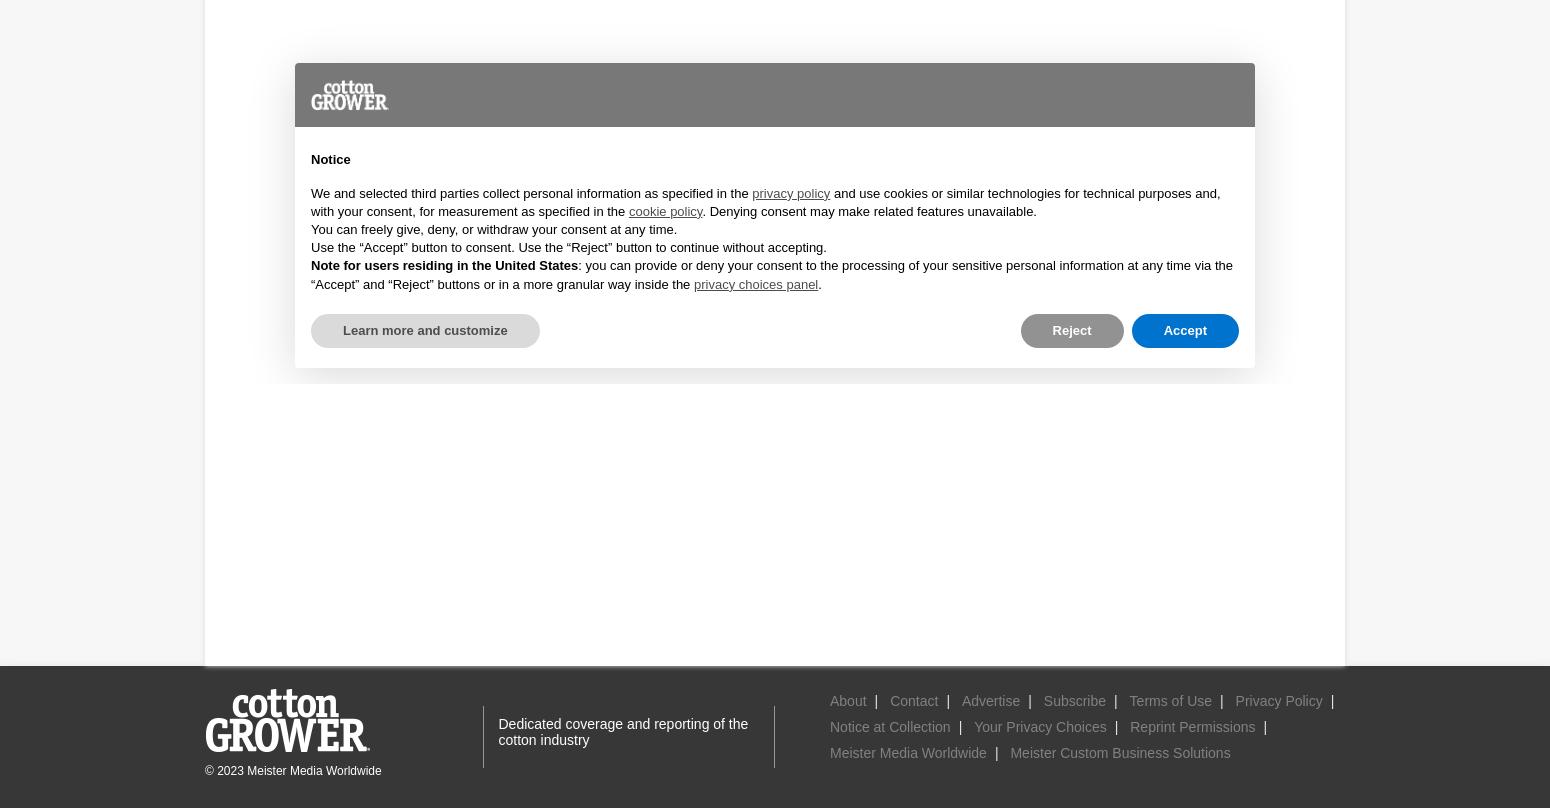 The width and height of the screenshot is (1550, 808). Describe the element at coordinates (1184, 328) in the screenshot. I see `'Accept'` at that location.